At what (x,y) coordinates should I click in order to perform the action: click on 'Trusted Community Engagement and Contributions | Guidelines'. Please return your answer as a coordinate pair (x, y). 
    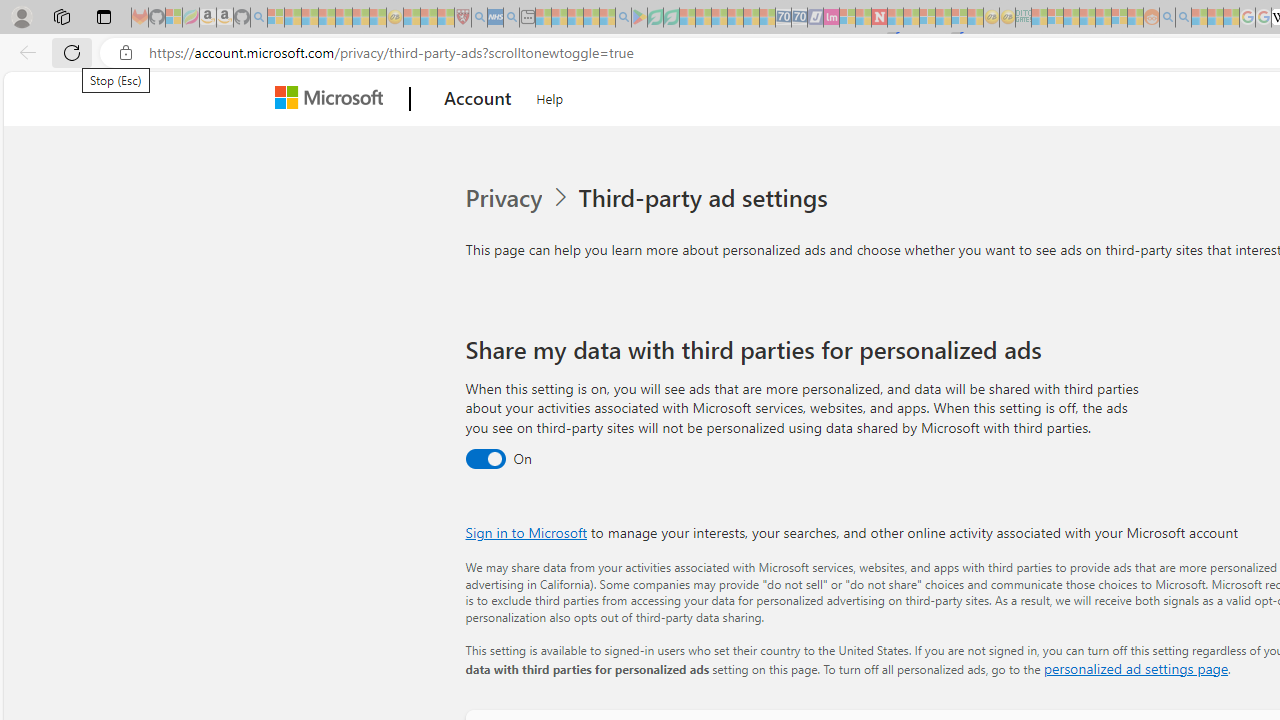
    Looking at the image, I should click on (894, 17).